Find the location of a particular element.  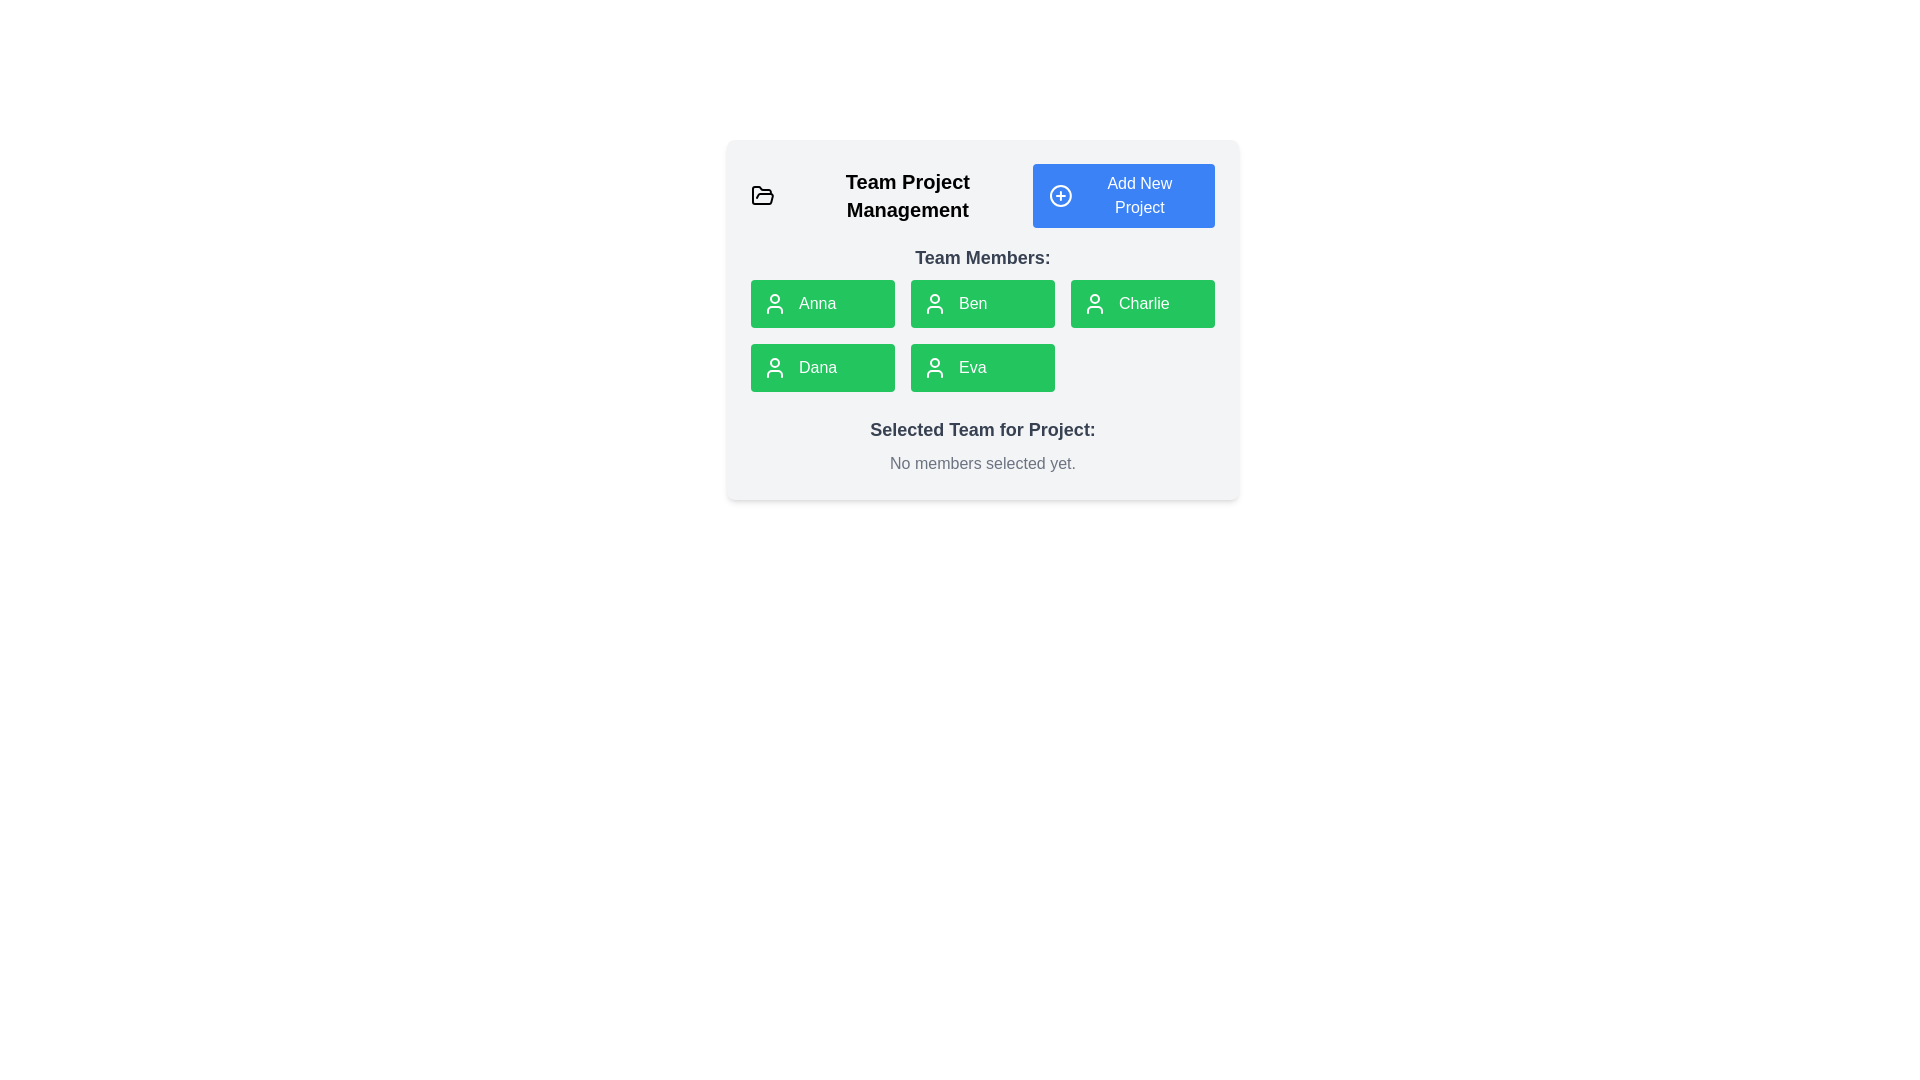

the bold text label reading 'Team Members:' which is prominently positioned above the grid of team member buttons is located at coordinates (983, 257).